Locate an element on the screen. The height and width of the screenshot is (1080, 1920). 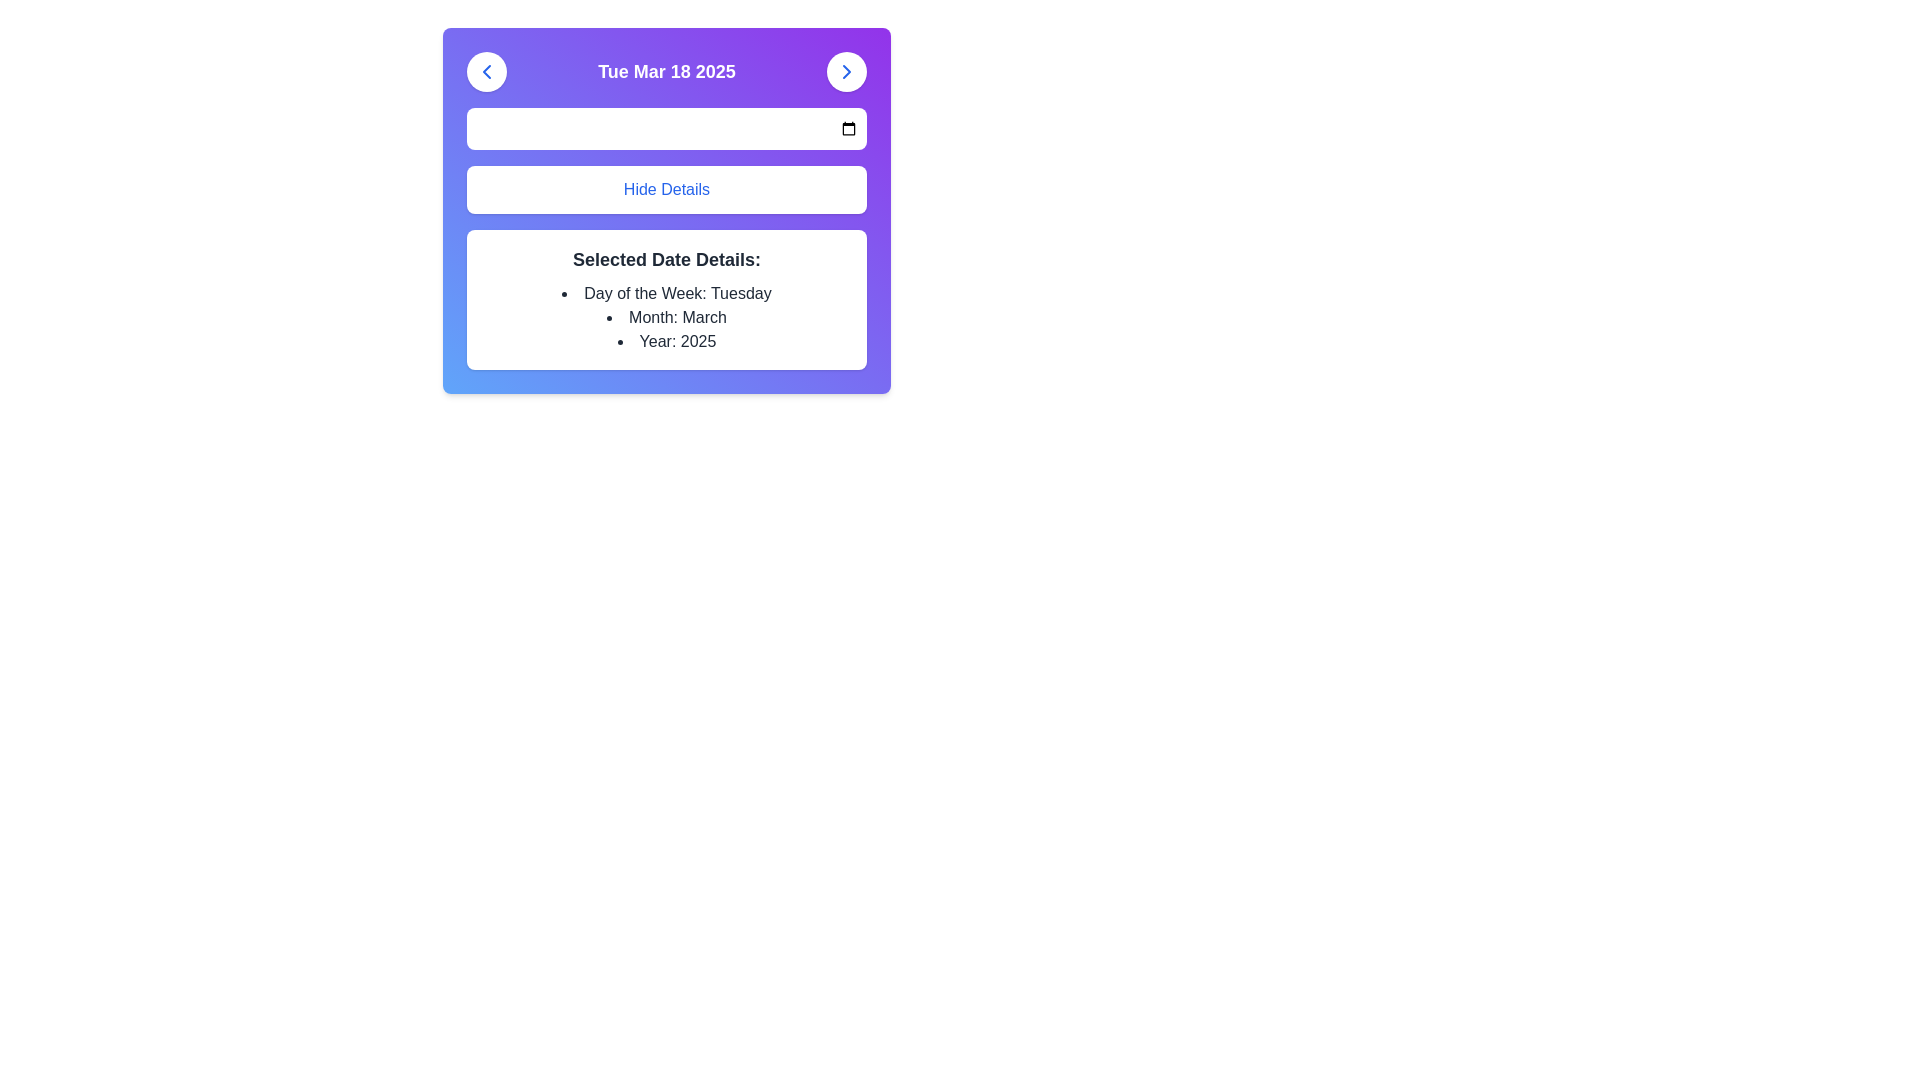
the bolded text heading that reads 'Selected Date Details:' located at the top of a white, rounded rectangular box with shadow styling is located at coordinates (667, 258).